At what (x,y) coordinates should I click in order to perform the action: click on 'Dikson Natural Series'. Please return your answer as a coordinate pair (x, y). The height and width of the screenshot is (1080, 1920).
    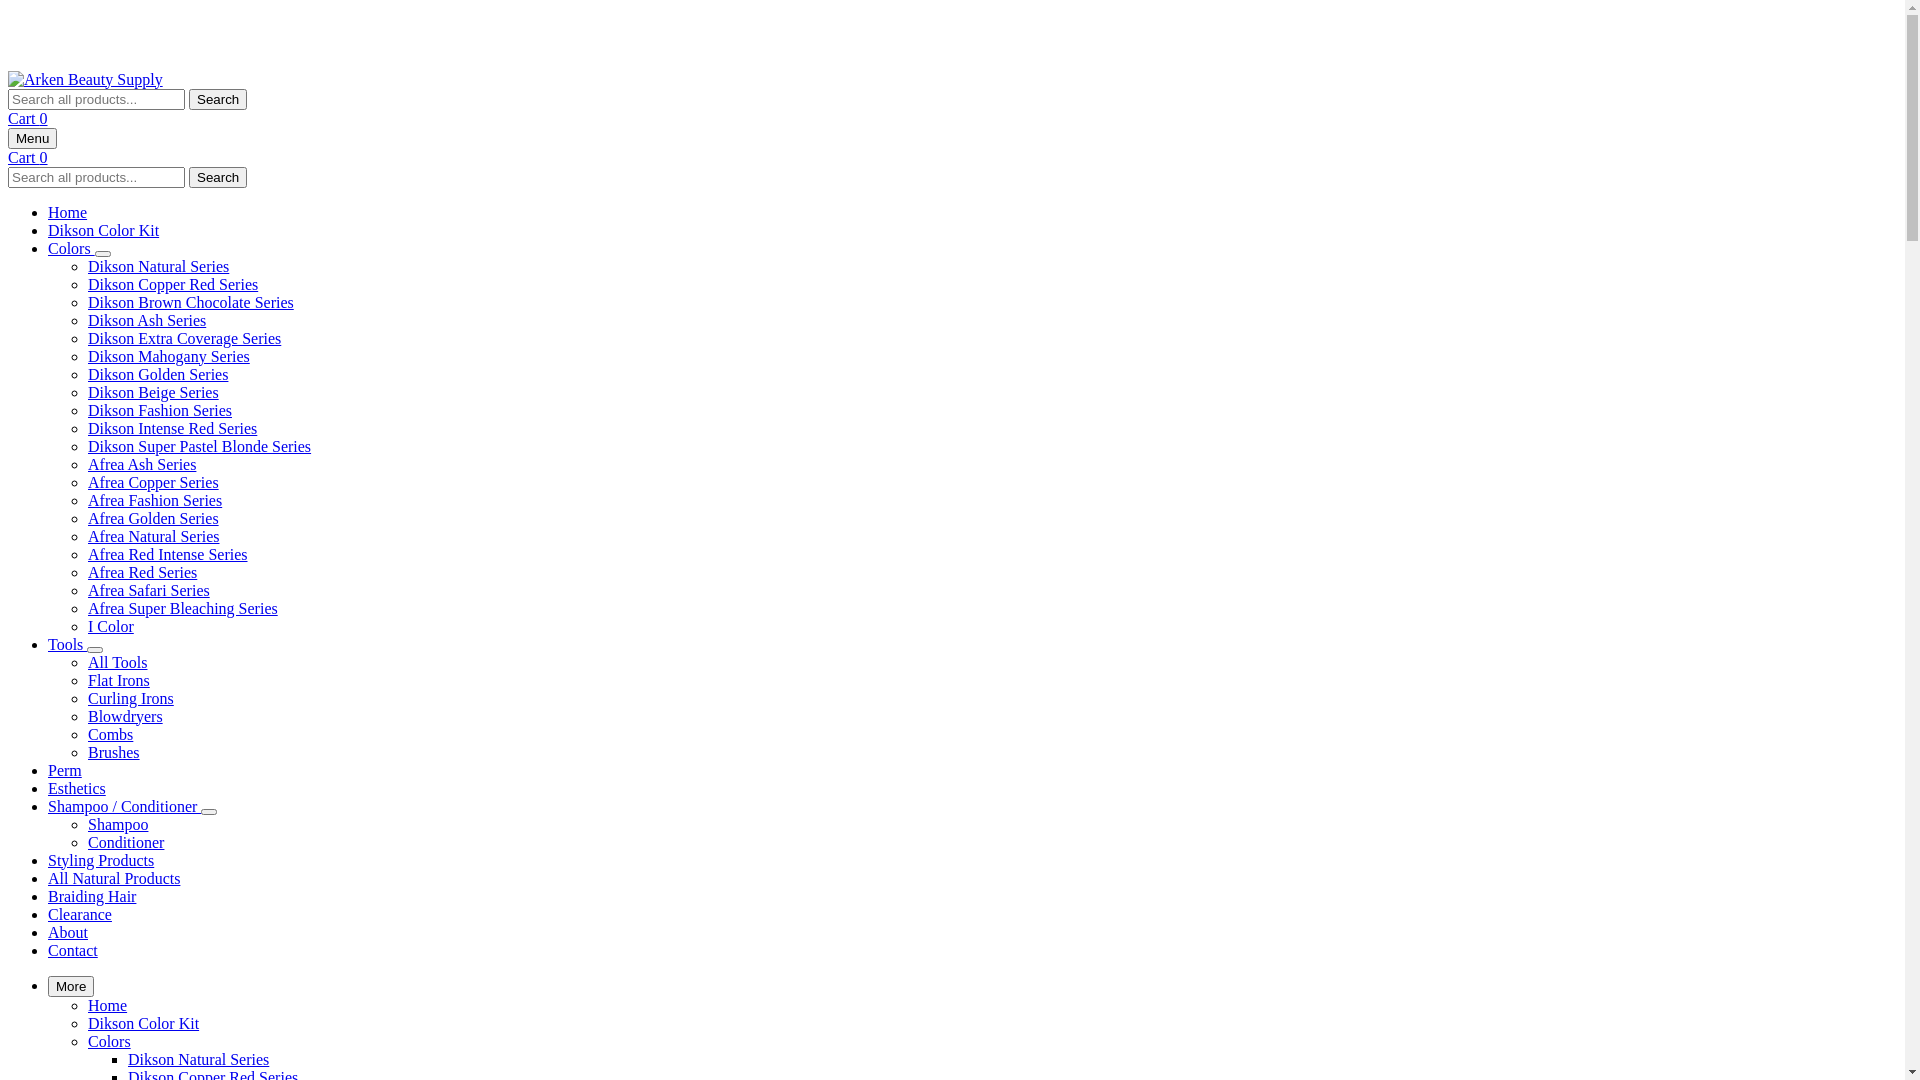
    Looking at the image, I should click on (157, 265).